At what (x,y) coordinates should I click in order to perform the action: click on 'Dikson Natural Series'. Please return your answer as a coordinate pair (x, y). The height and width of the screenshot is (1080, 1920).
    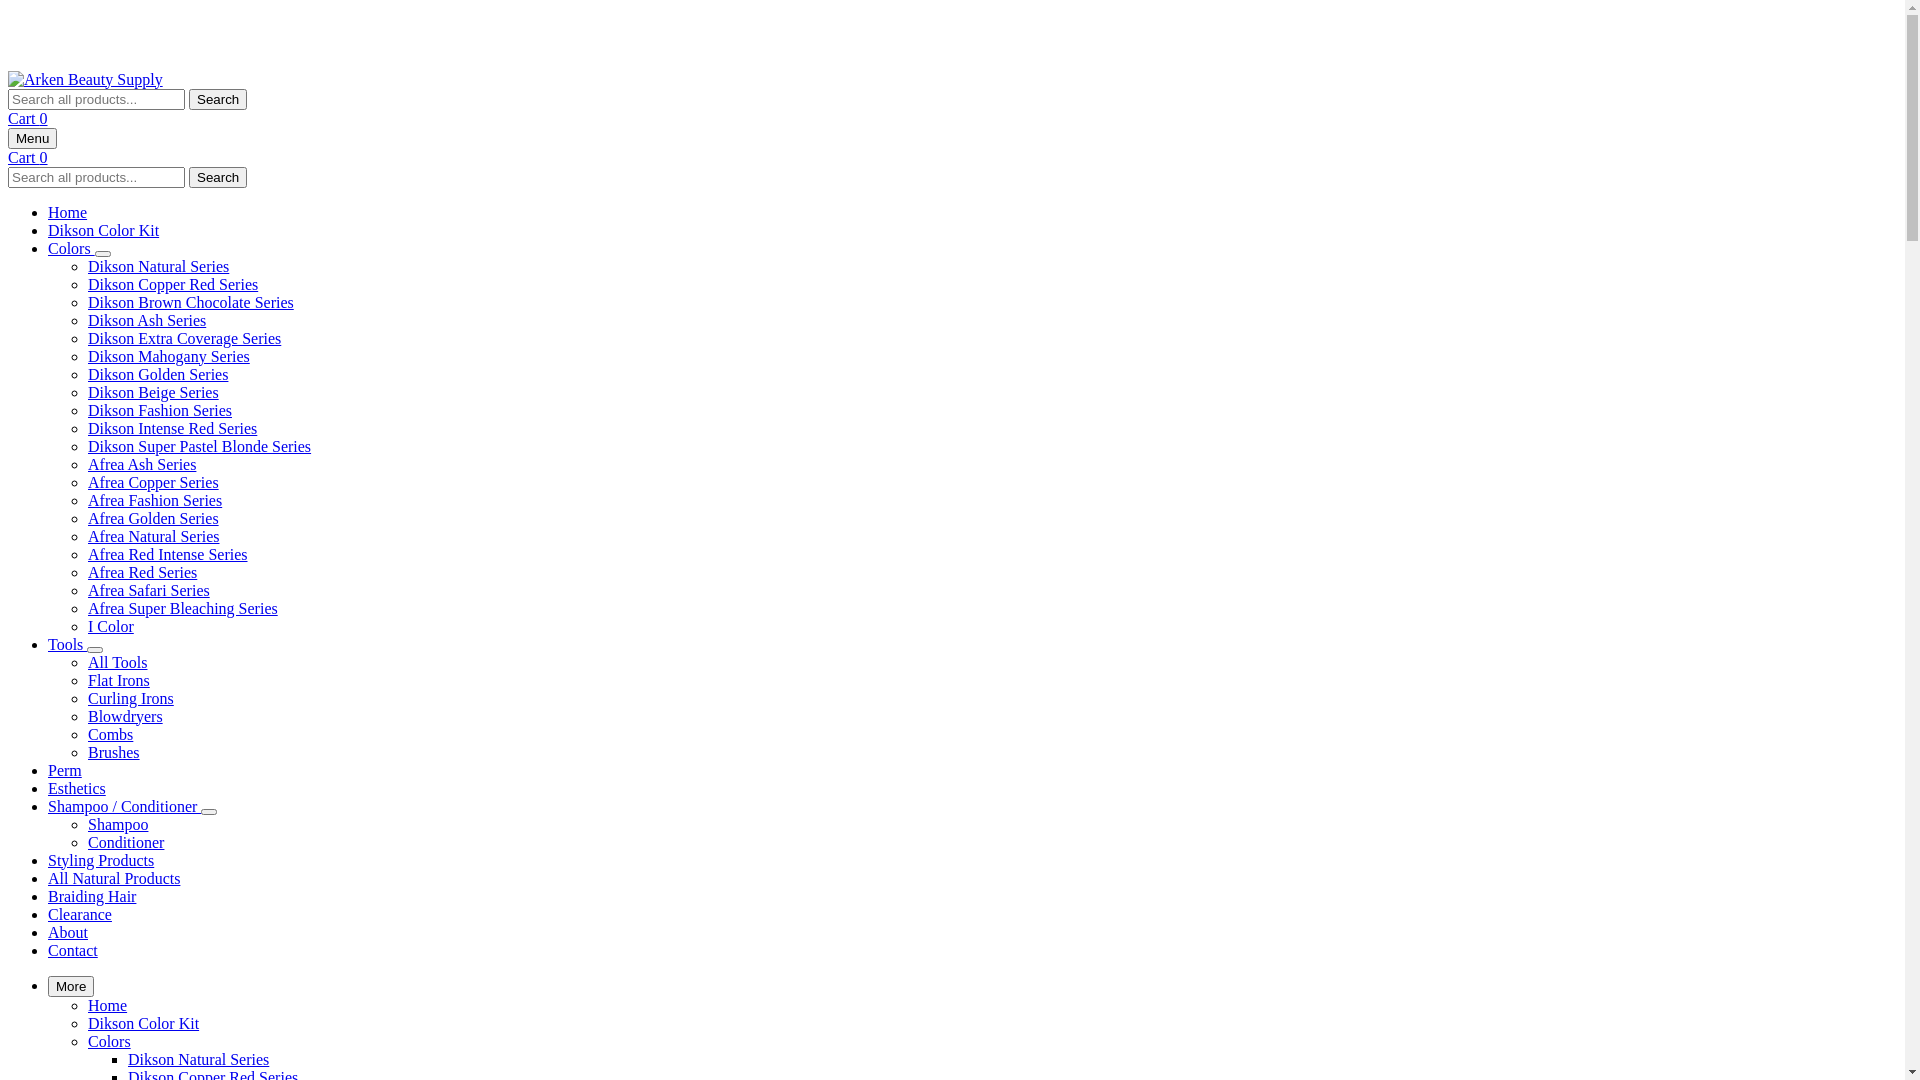
    Looking at the image, I should click on (157, 265).